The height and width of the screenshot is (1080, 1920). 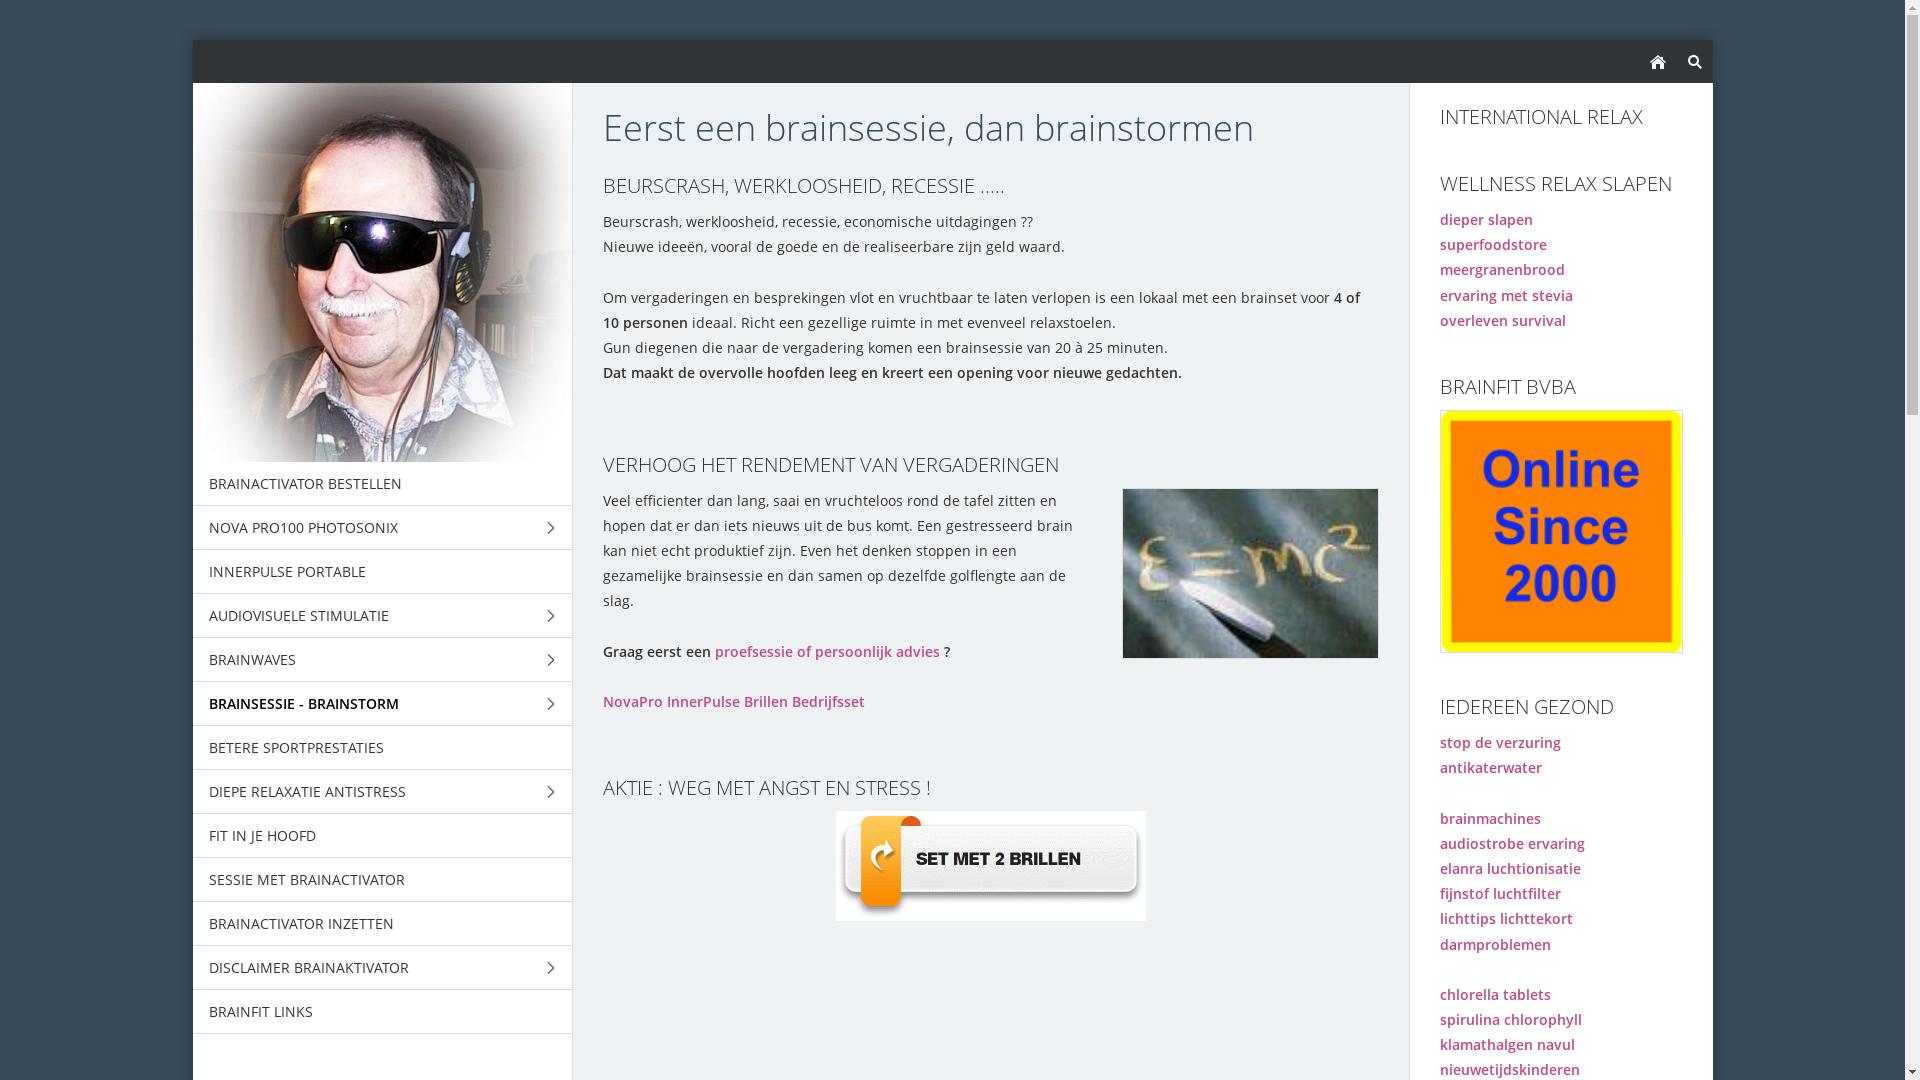 I want to click on 'BRAINACTIVATOR BESTELLEN', so click(x=381, y=483).